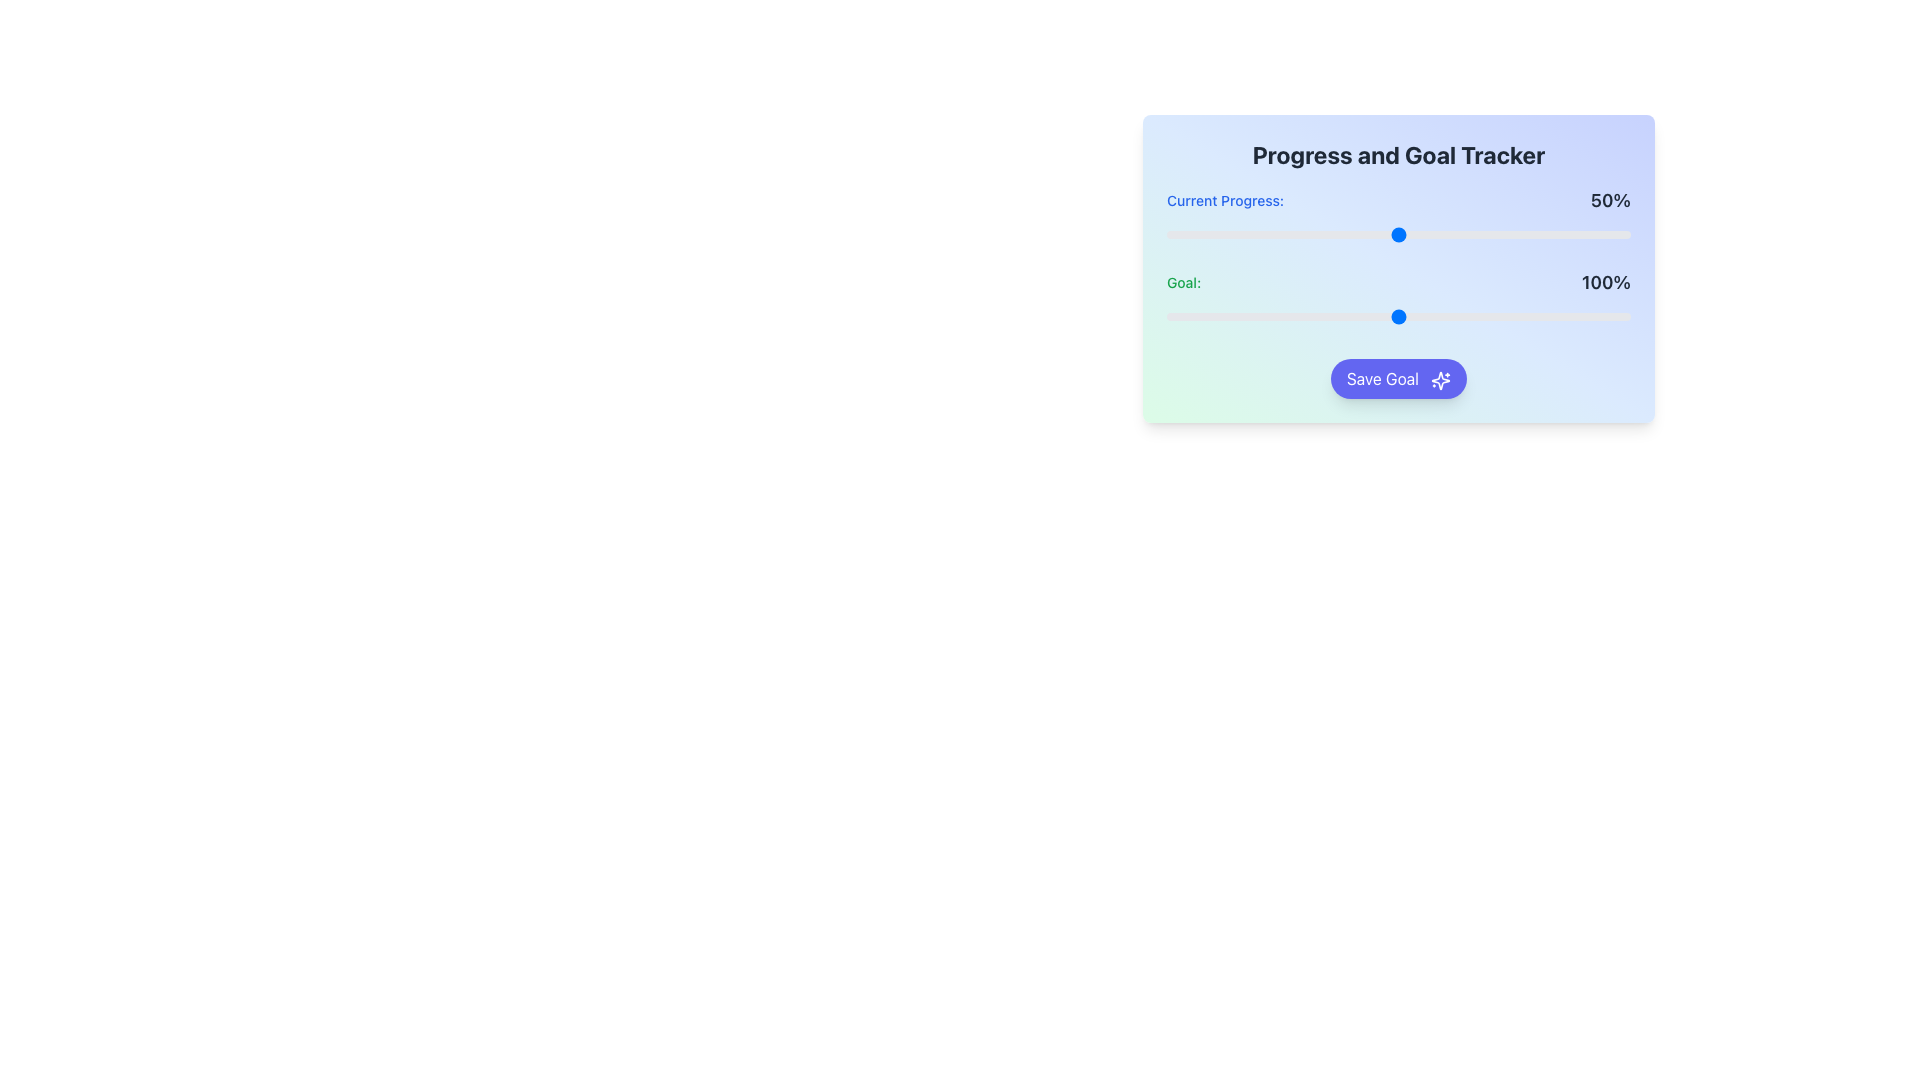 The width and height of the screenshot is (1920, 1080). What do you see at coordinates (1224, 200) in the screenshot?
I see `the text label displaying 'Current Progress:' in blue color, located in the 'Progress and Goal Tracker' section` at bounding box center [1224, 200].